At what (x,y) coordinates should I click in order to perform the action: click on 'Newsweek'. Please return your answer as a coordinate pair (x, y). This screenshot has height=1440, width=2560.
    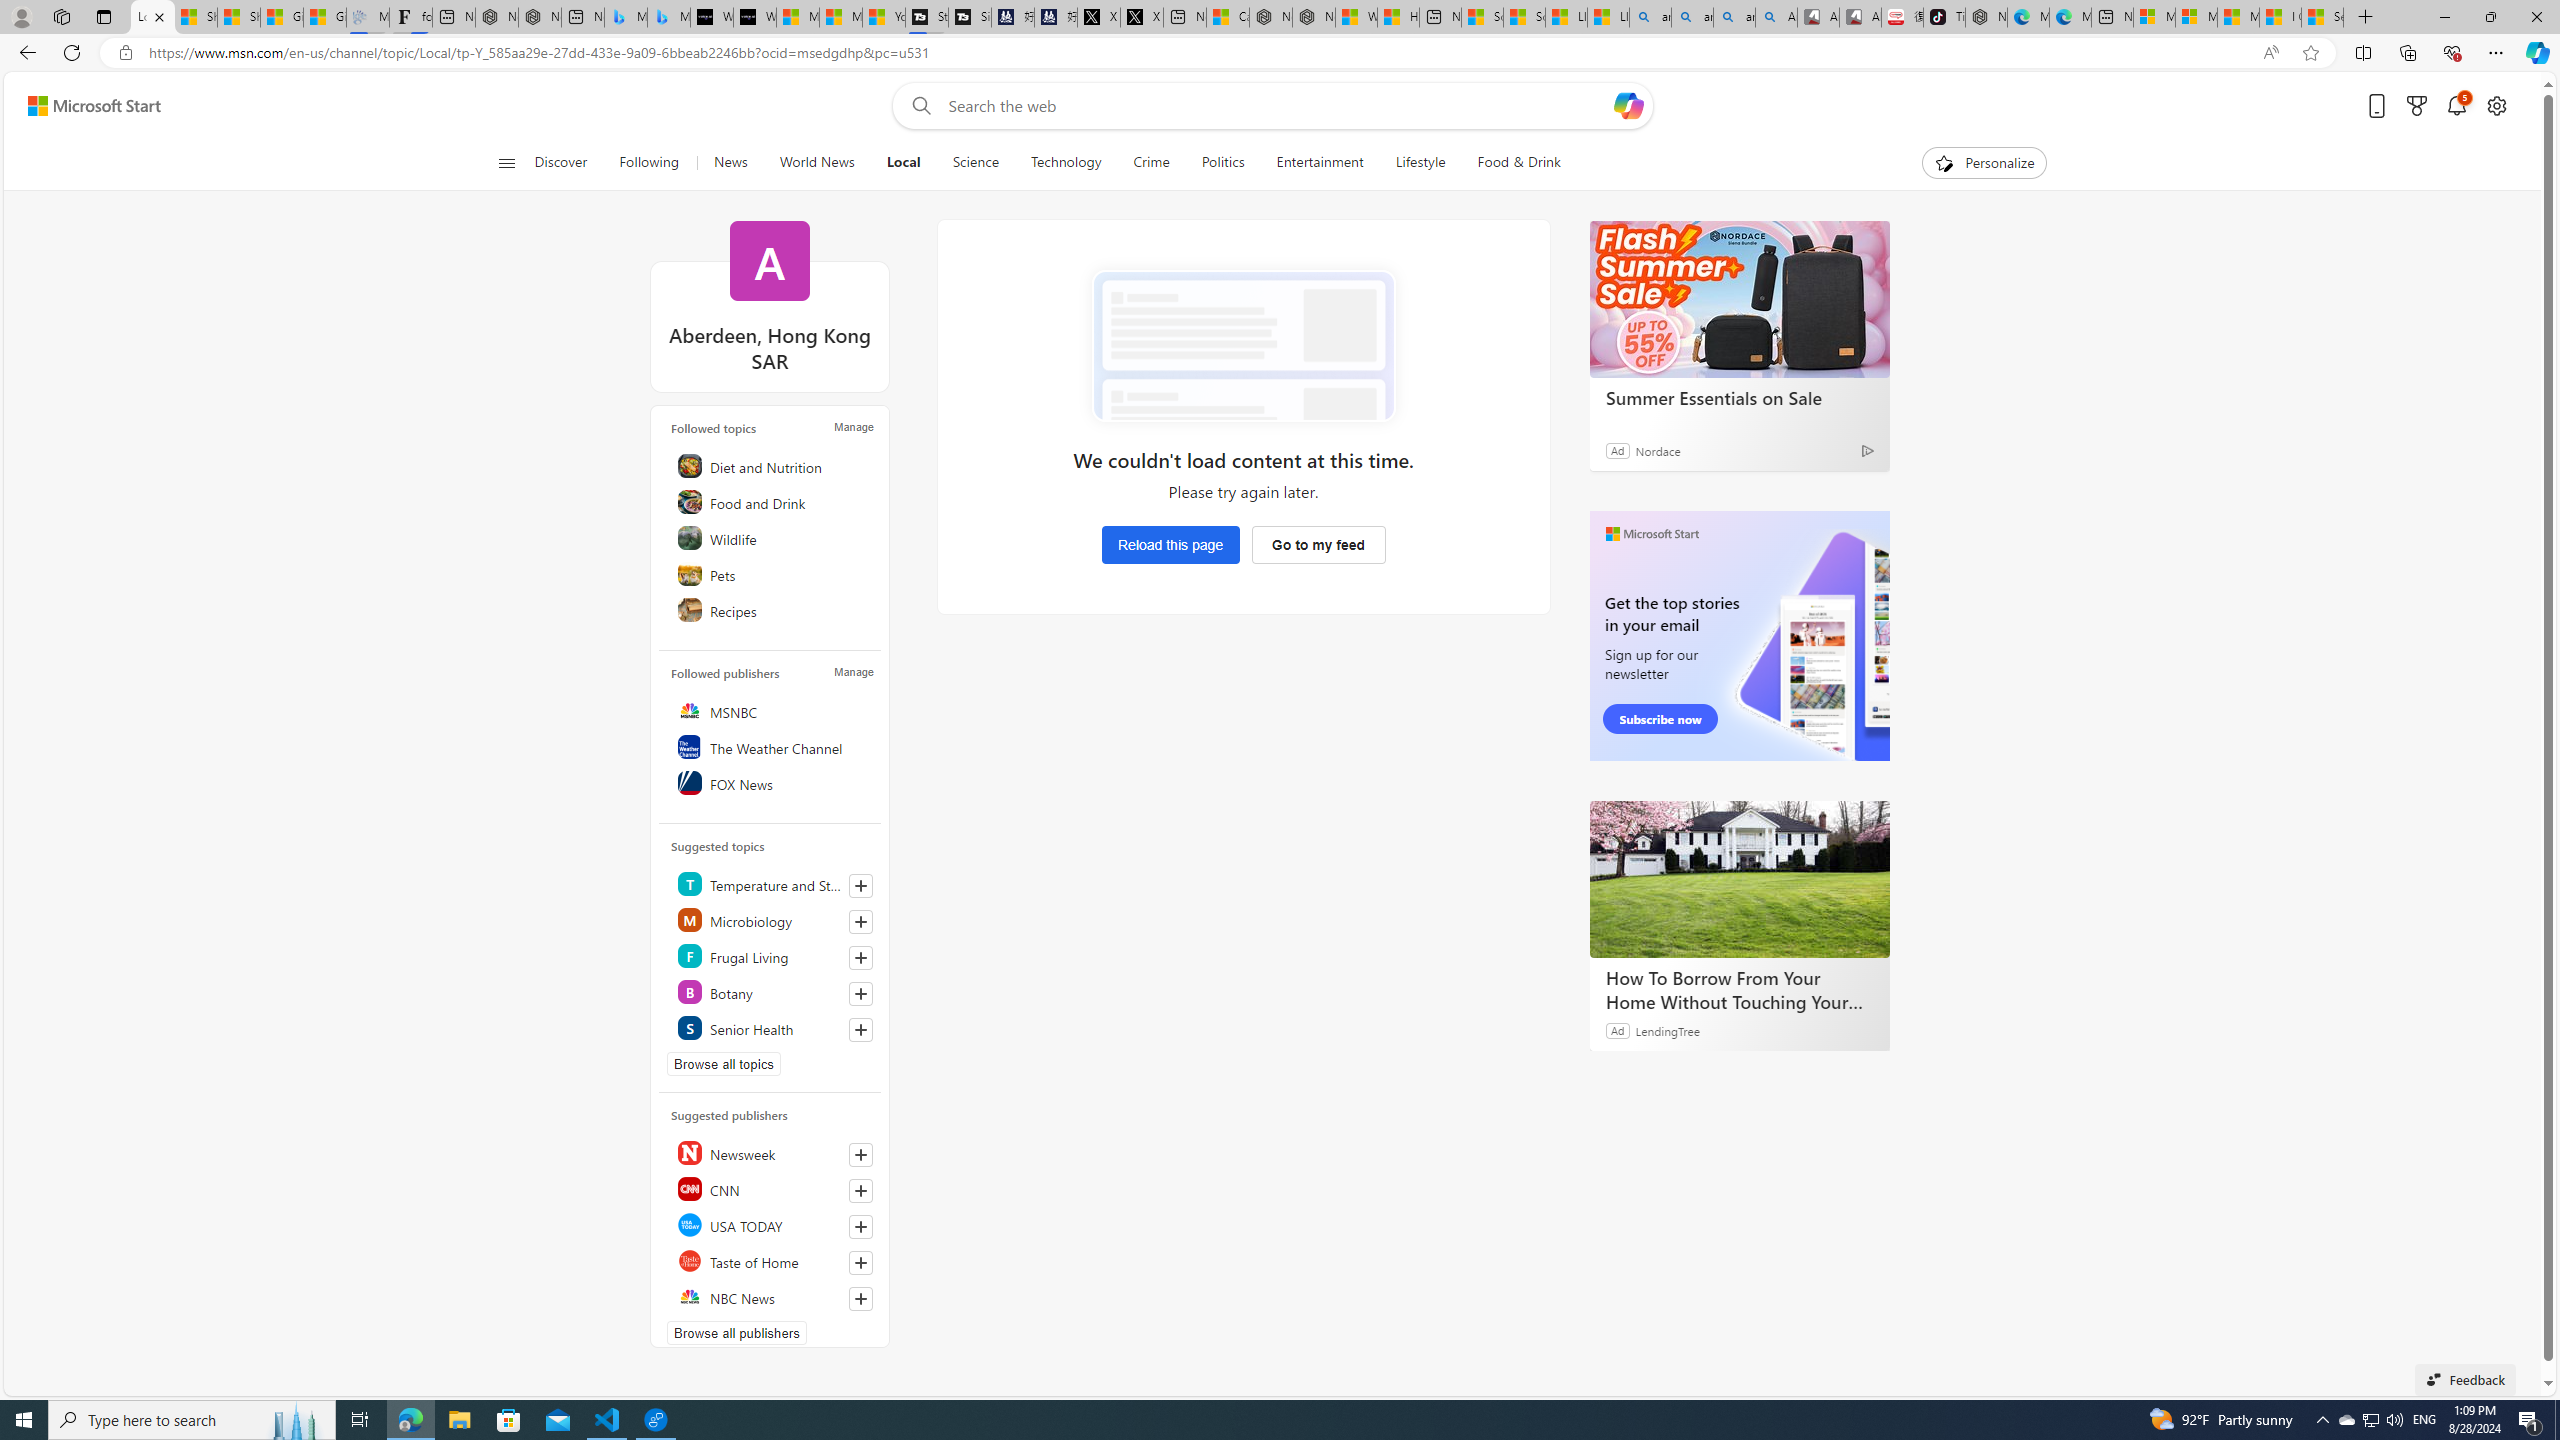
    Looking at the image, I should click on (773, 1152).